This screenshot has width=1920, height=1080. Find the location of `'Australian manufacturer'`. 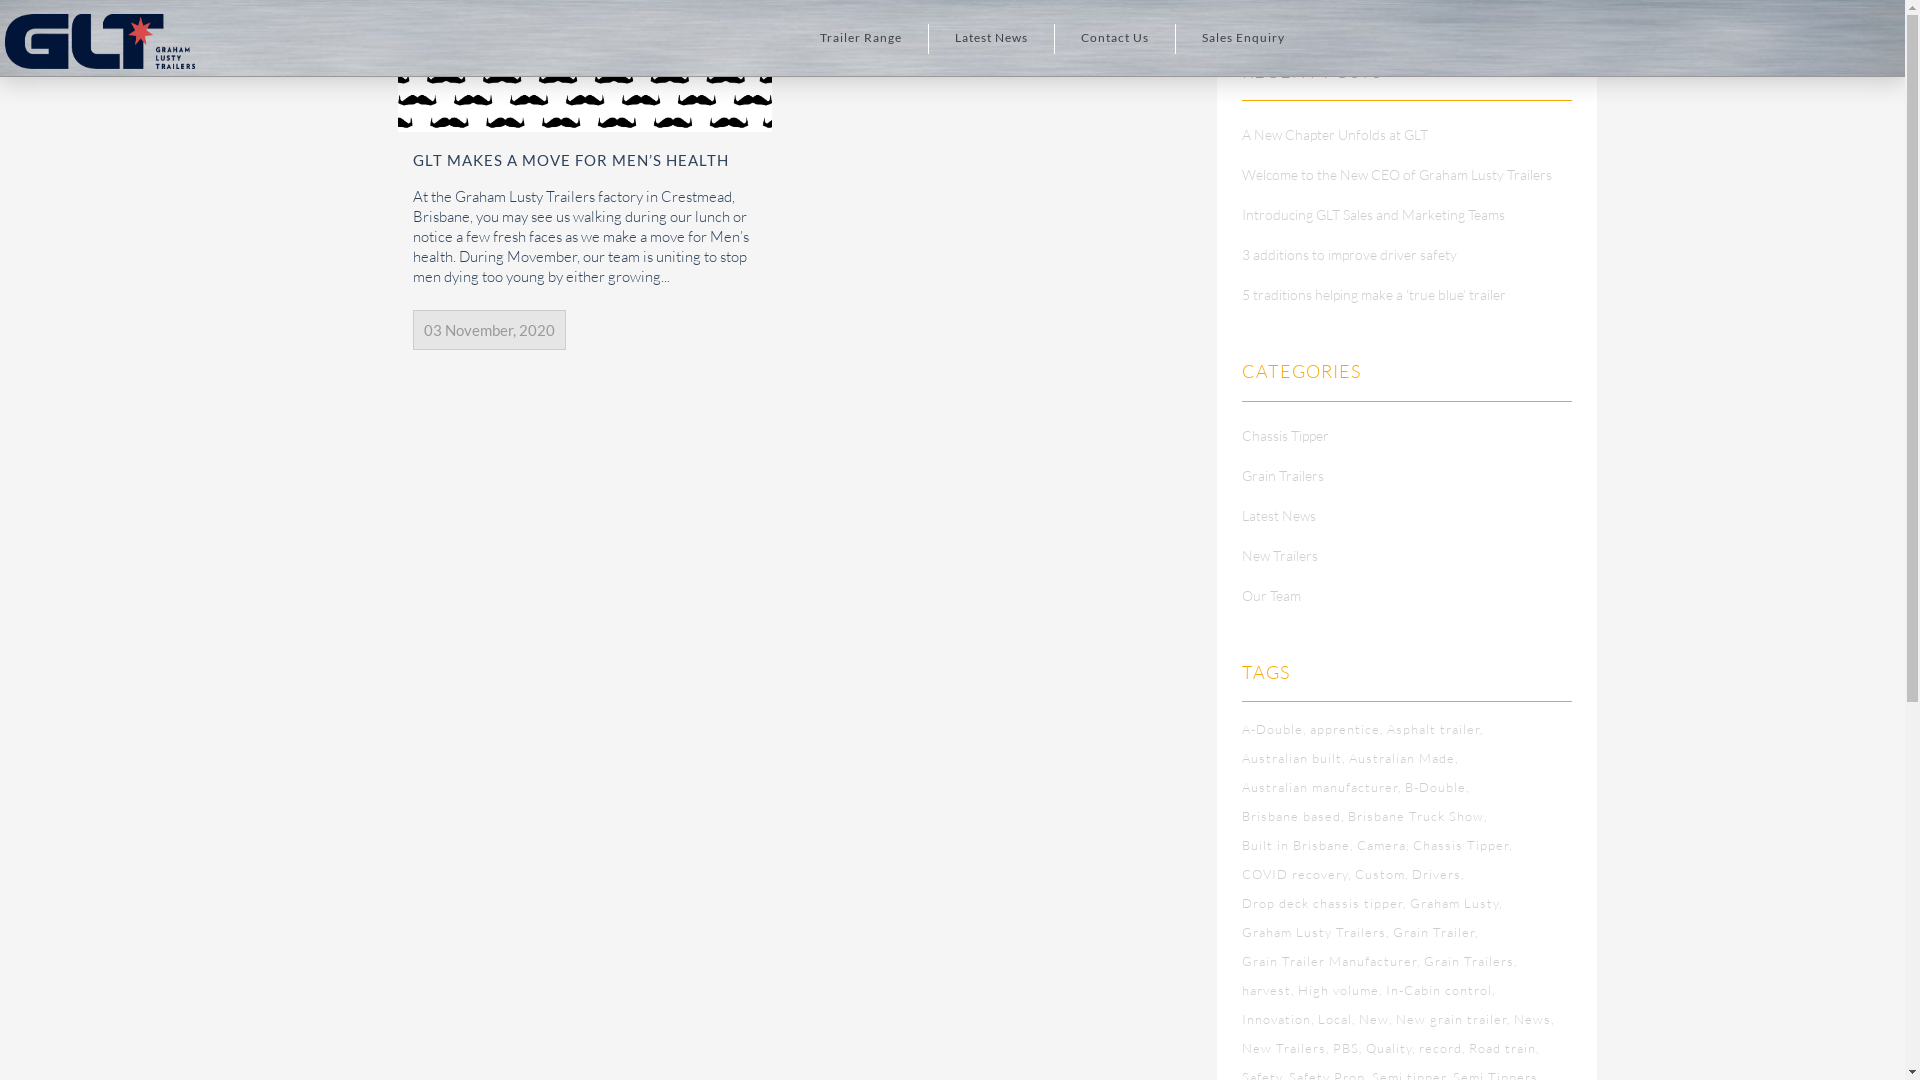

'Australian manufacturer' is located at coordinates (1321, 785).